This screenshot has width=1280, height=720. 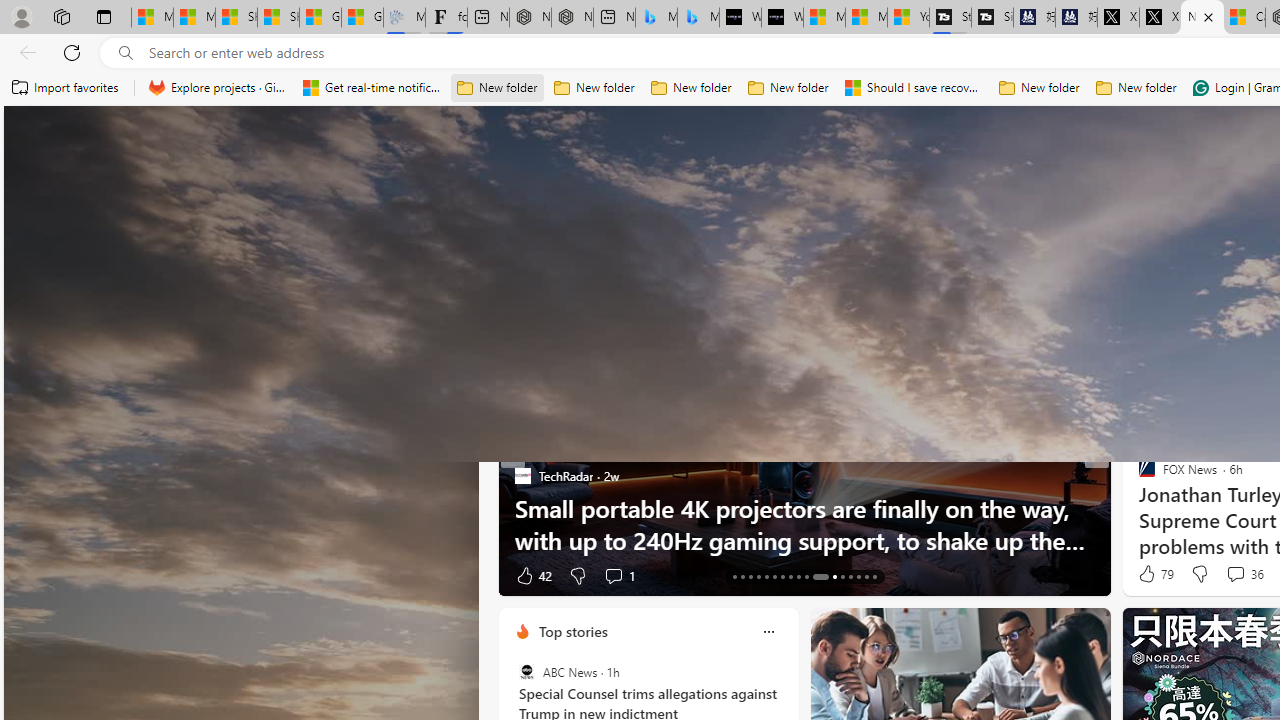 What do you see at coordinates (61, 16) in the screenshot?
I see `'Workspaces'` at bounding box center [61, 16].